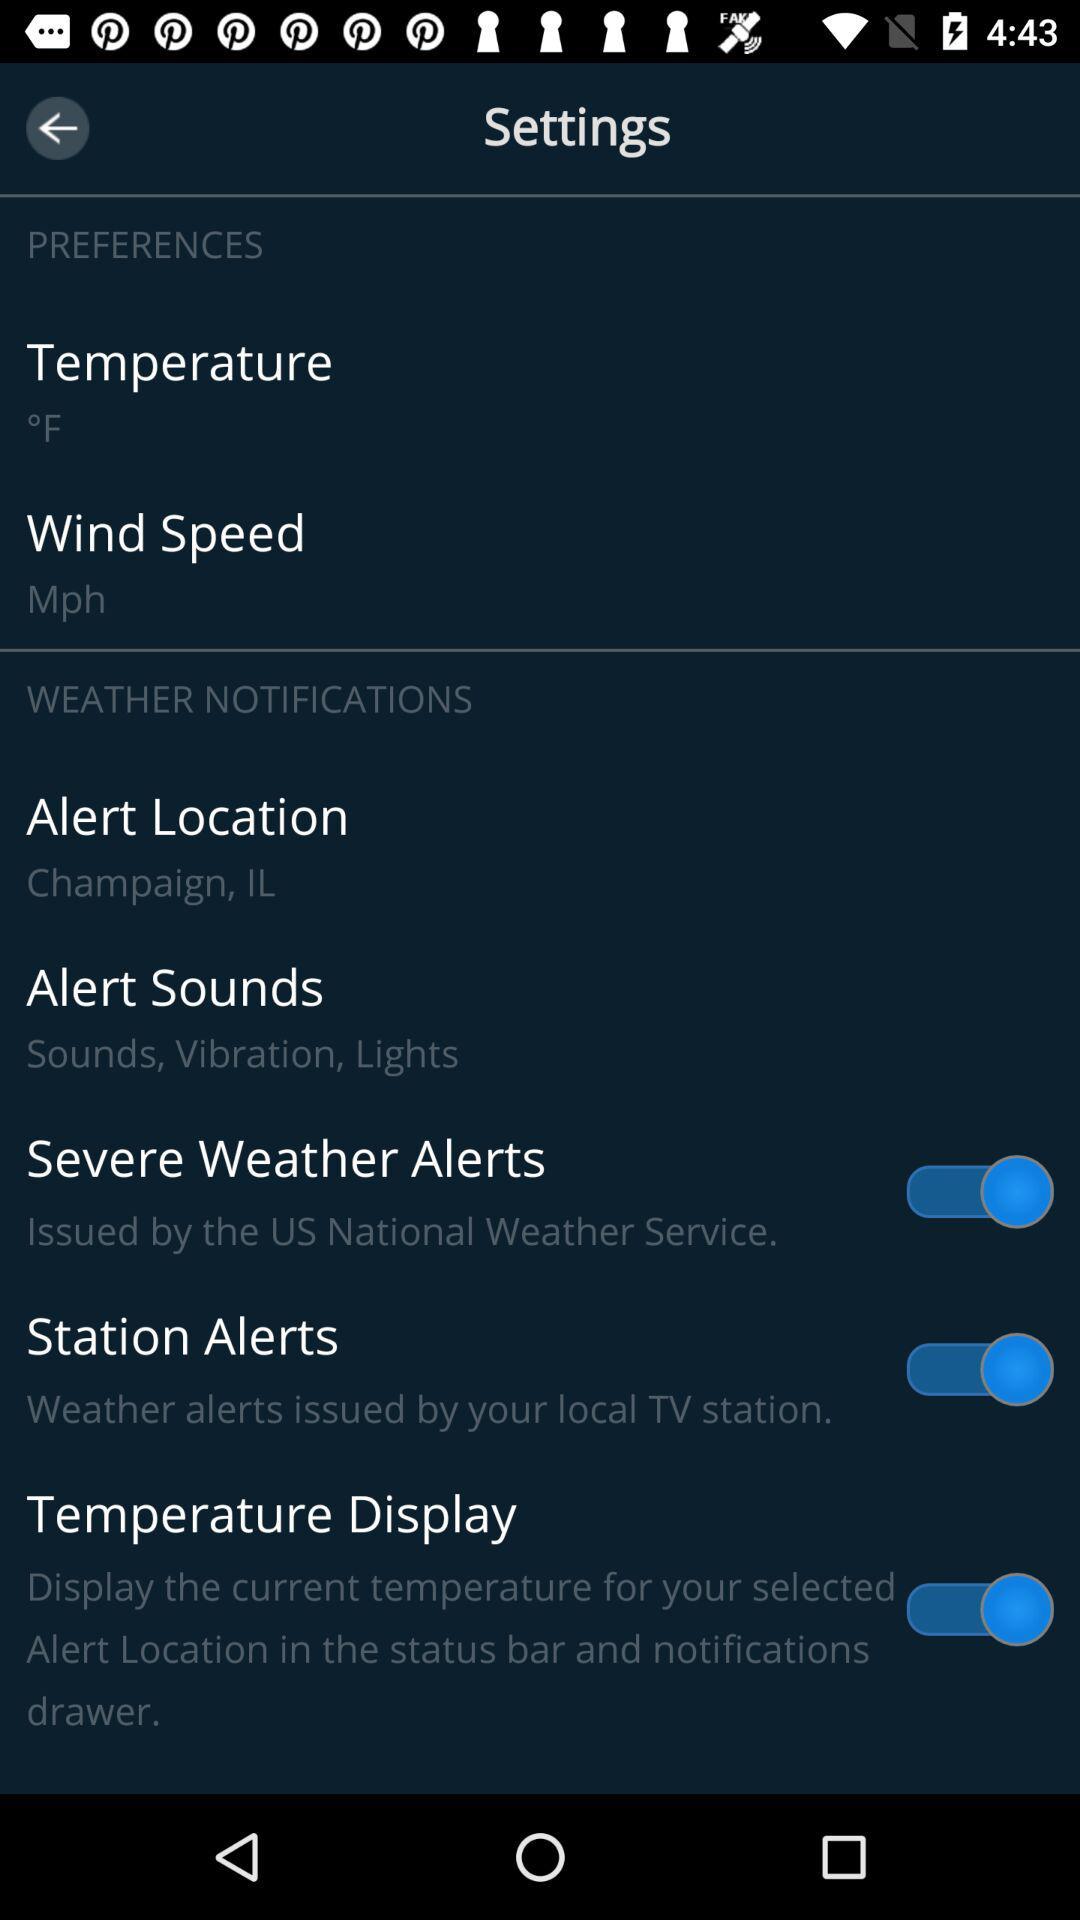  Describe the element at coordinates (56, 127) in the screenshot. I see `the arrow_backward icon` at that location.